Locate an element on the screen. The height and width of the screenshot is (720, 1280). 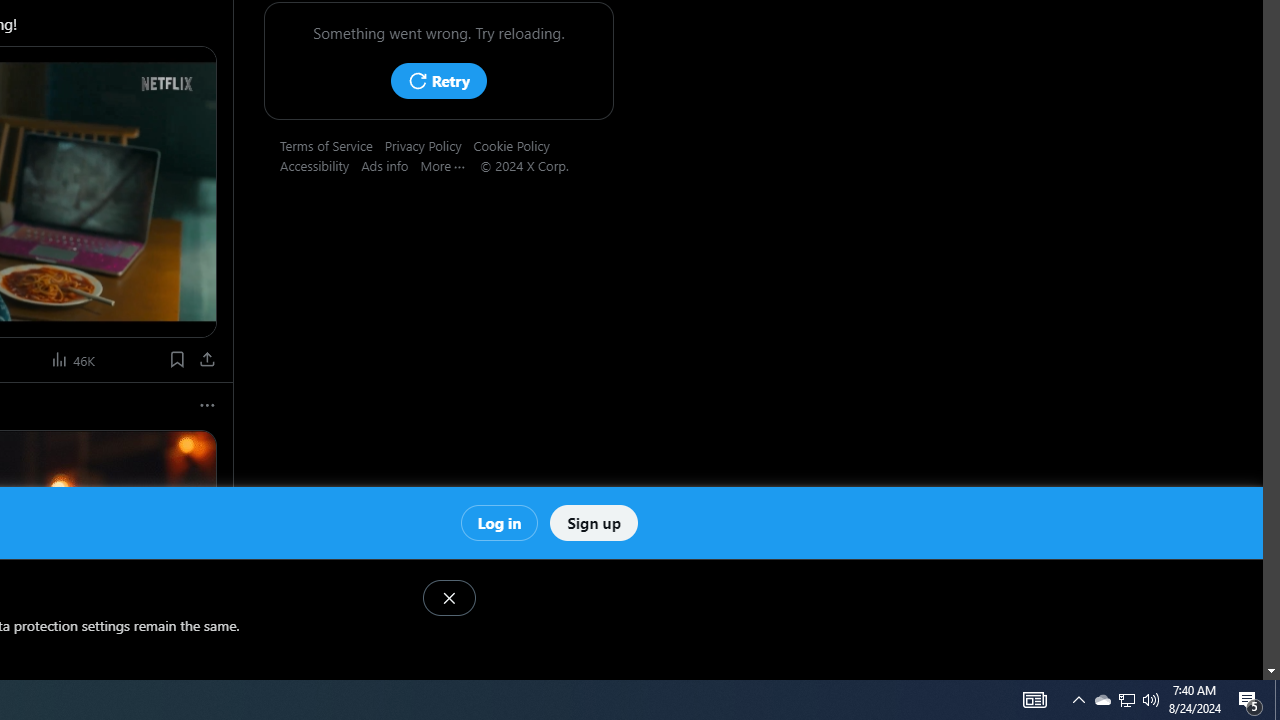
'Retry' is located at coordinates (437, 79).